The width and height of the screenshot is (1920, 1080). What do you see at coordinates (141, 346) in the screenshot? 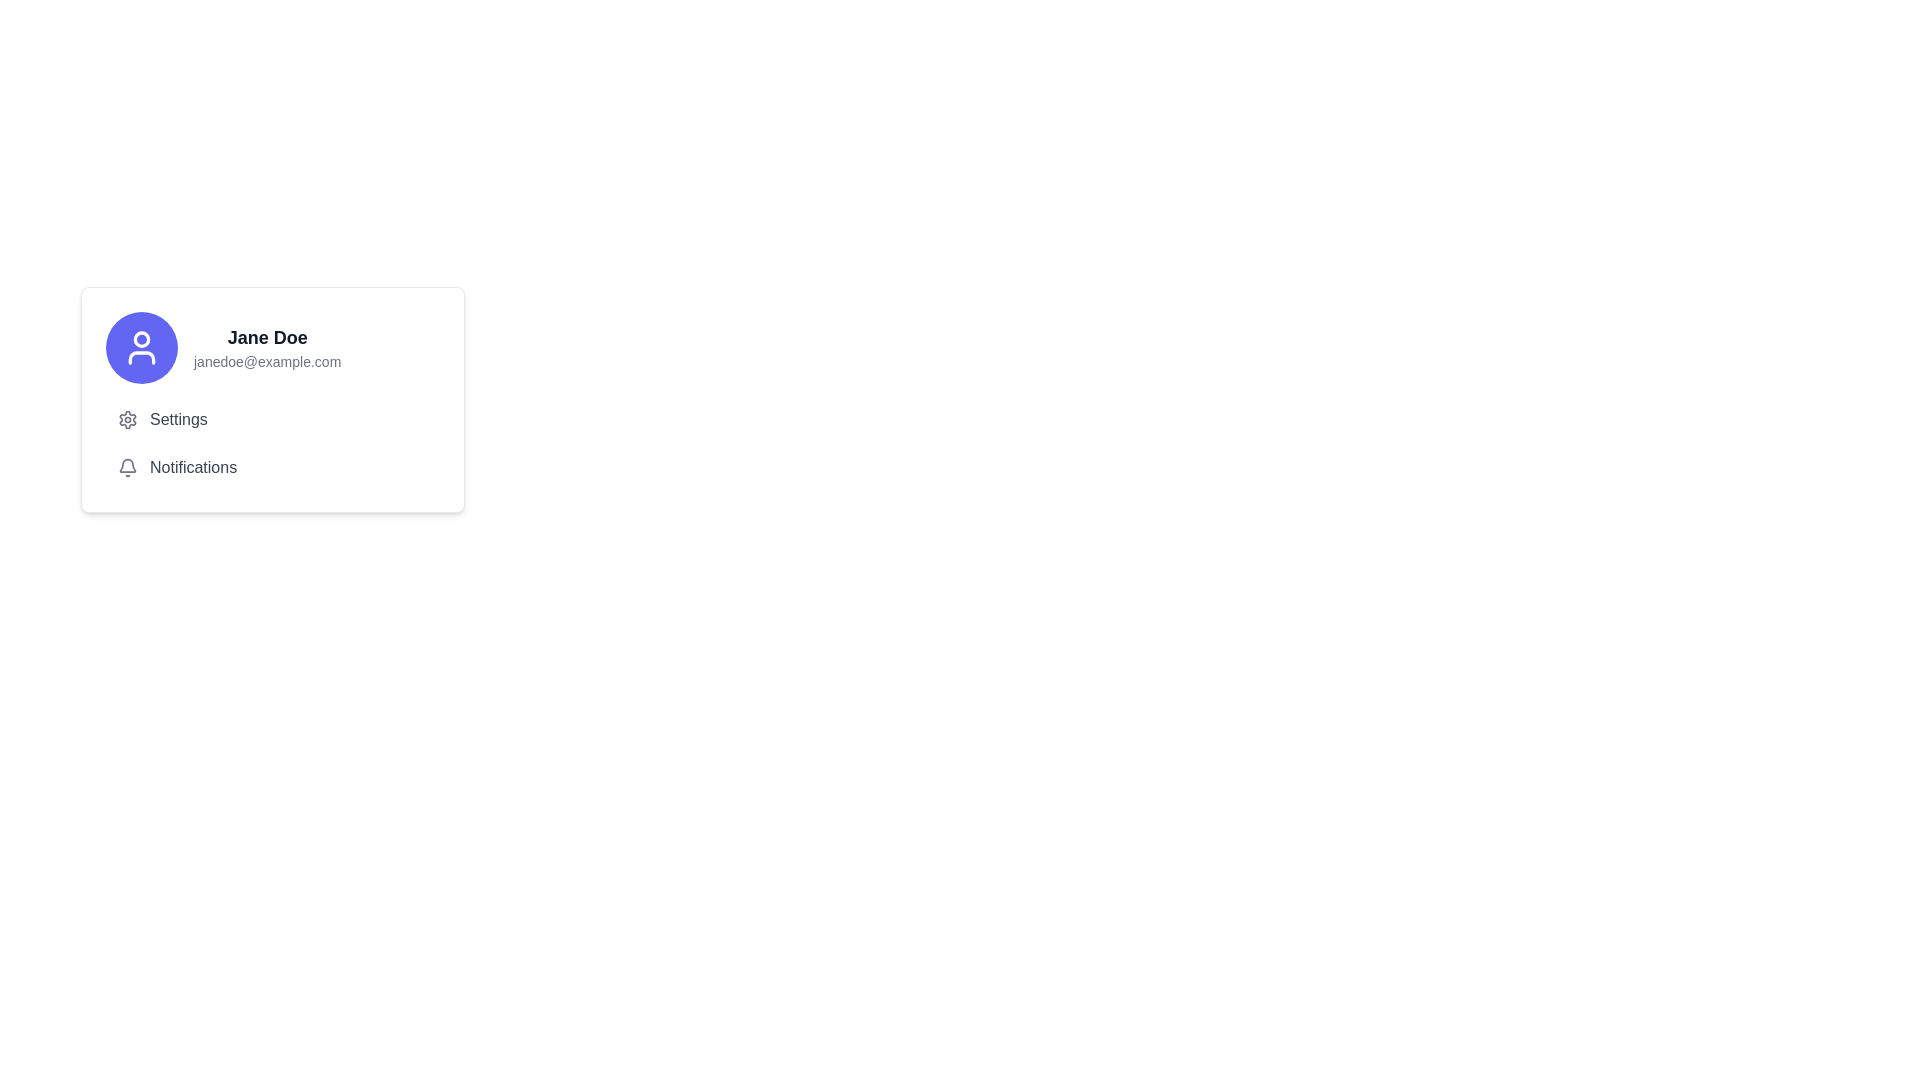
I see `the circular violet button-like user icon with white line art from its current position` at bounding box center [141, 346].